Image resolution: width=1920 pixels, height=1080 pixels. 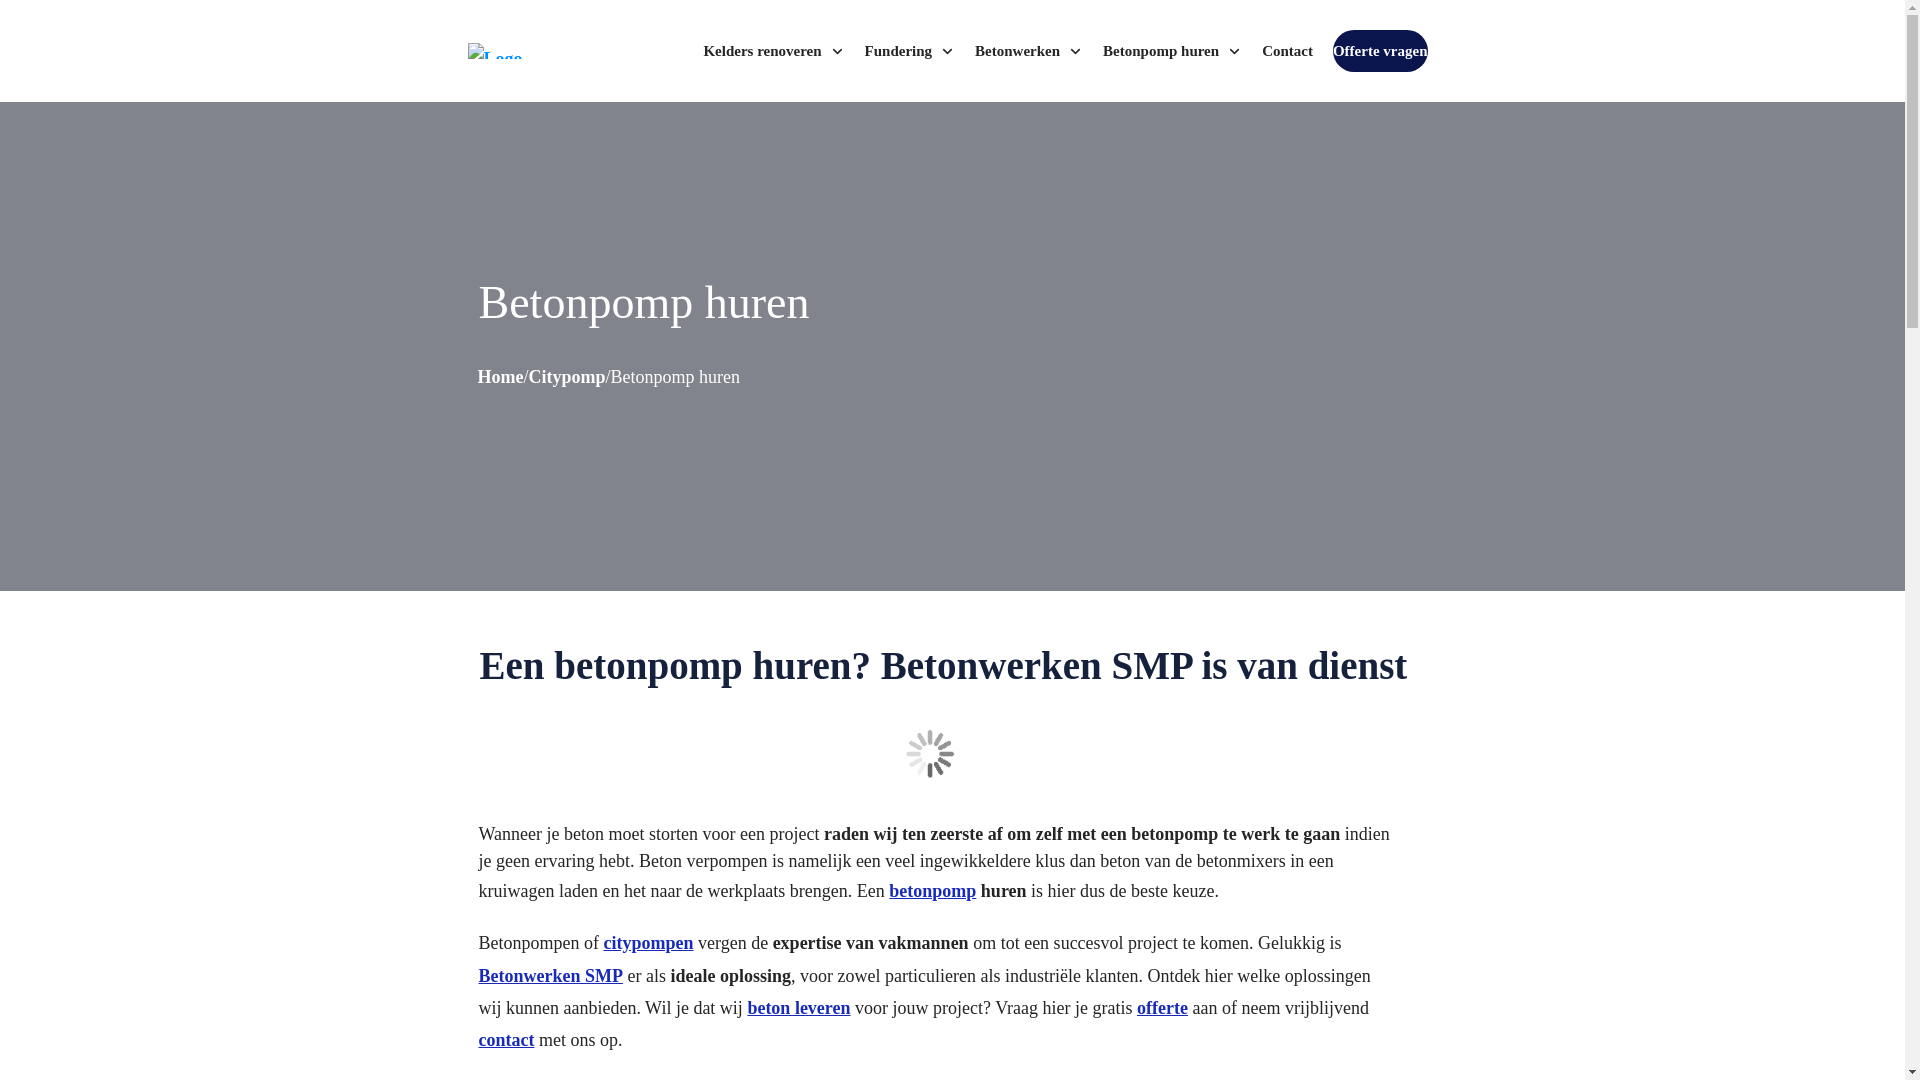 What do you see at coordinates (1102, 49) in the screenshot?
I see `'Betonpomp huren'` at bounding box center [1102, 49].